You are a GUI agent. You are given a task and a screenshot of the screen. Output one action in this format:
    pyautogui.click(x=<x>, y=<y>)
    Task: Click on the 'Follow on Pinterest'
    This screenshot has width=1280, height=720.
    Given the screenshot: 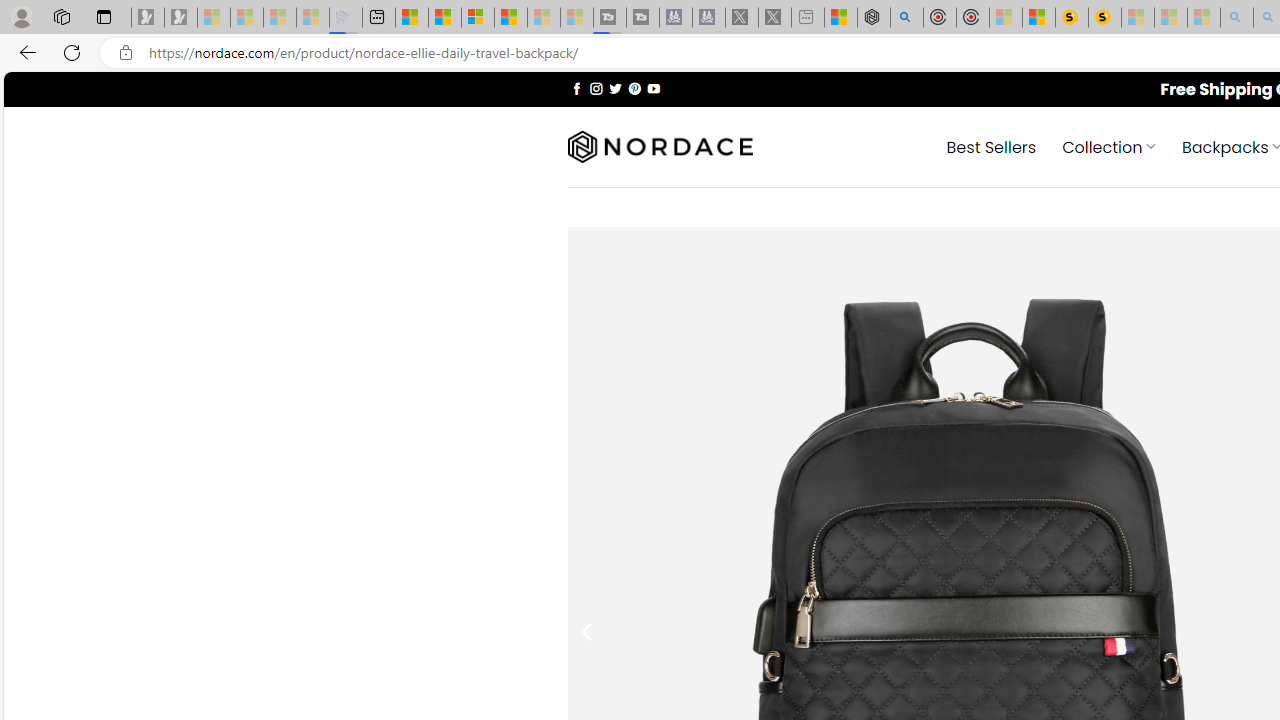 What is the action you would take?
    pyautogui.click(x=633, y=87)
    